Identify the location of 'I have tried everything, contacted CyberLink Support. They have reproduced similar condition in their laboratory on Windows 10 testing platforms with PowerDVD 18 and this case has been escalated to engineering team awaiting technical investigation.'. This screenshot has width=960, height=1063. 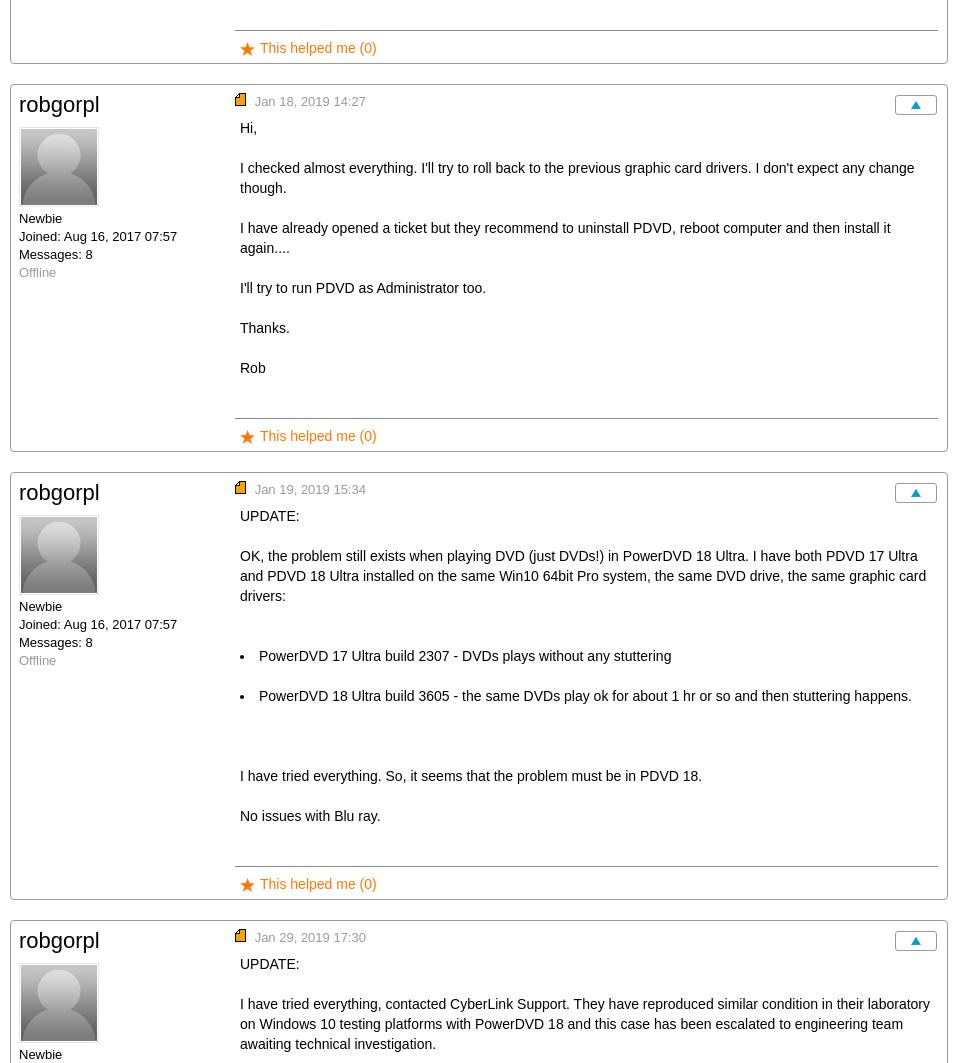
(240, 1022).